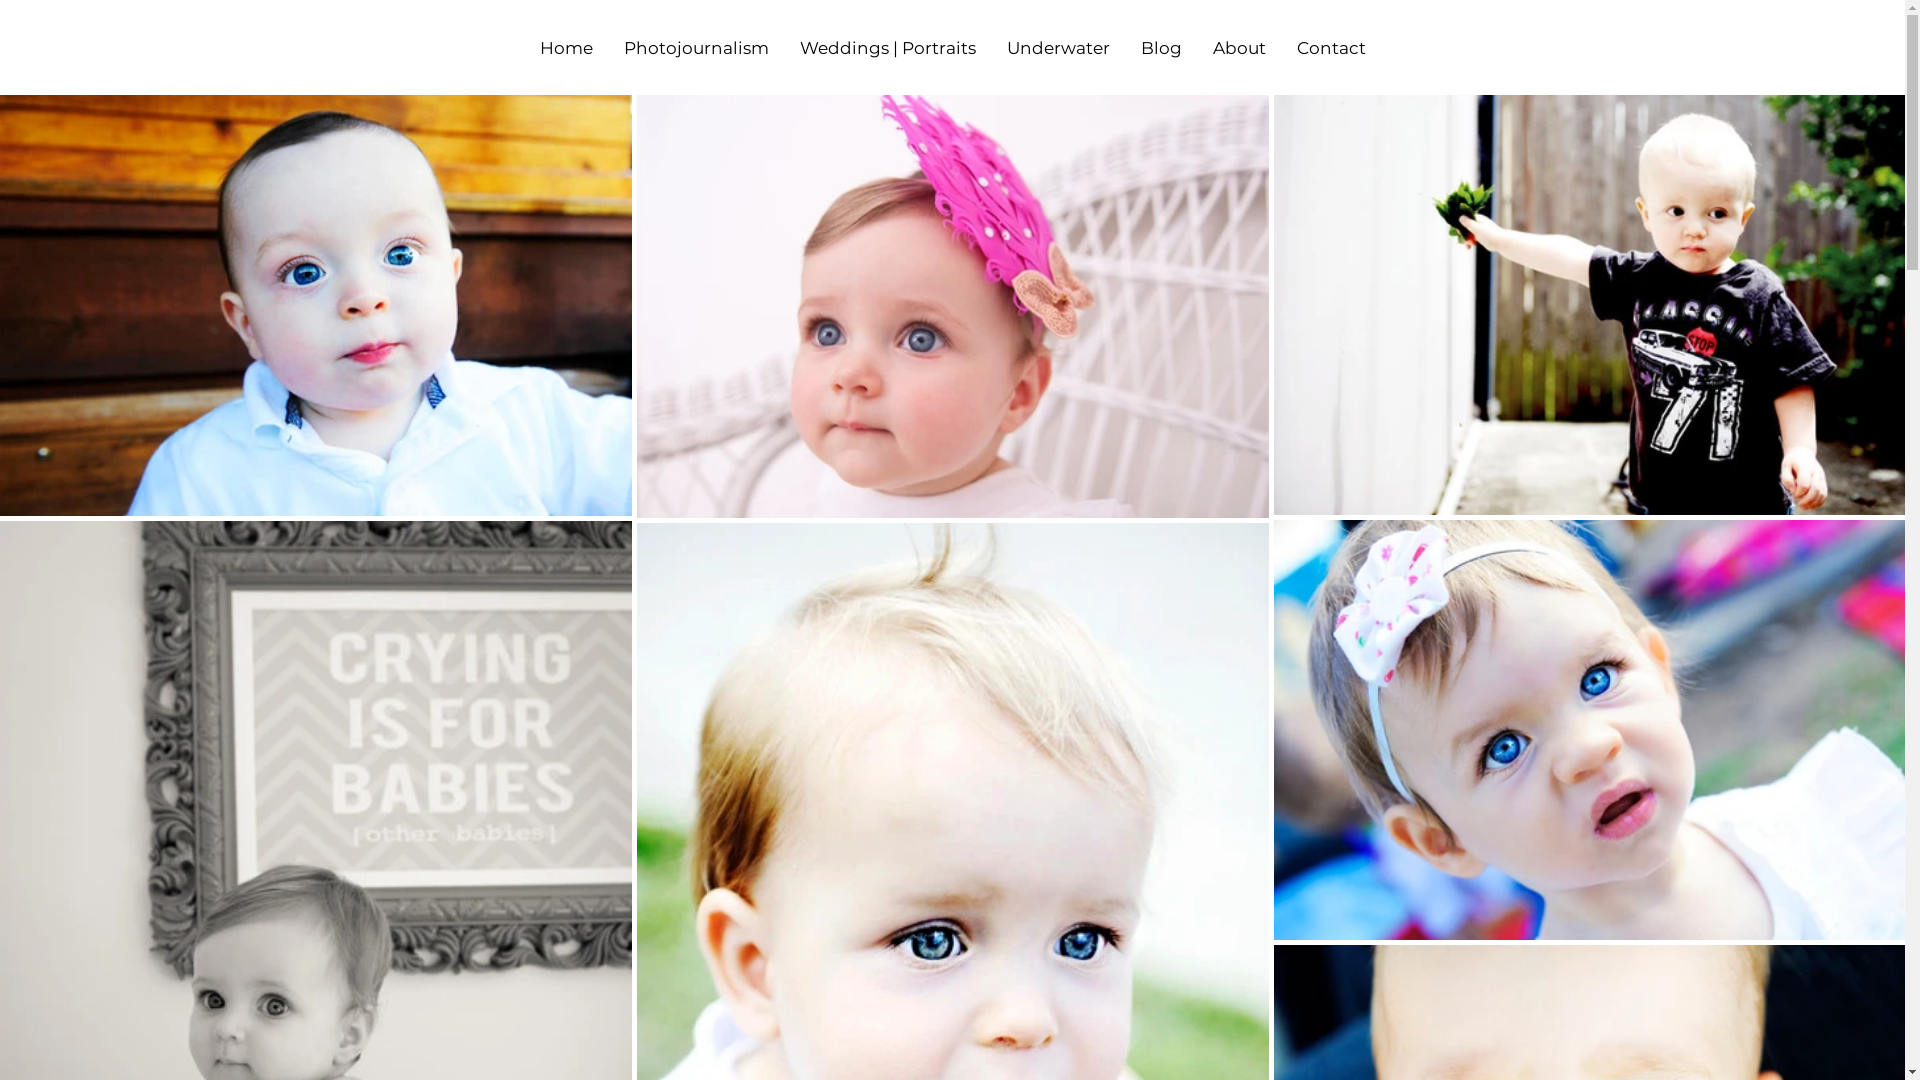 This screenshot has height=1080, width=1920. I want to click on 'Home', so click(523, 47).